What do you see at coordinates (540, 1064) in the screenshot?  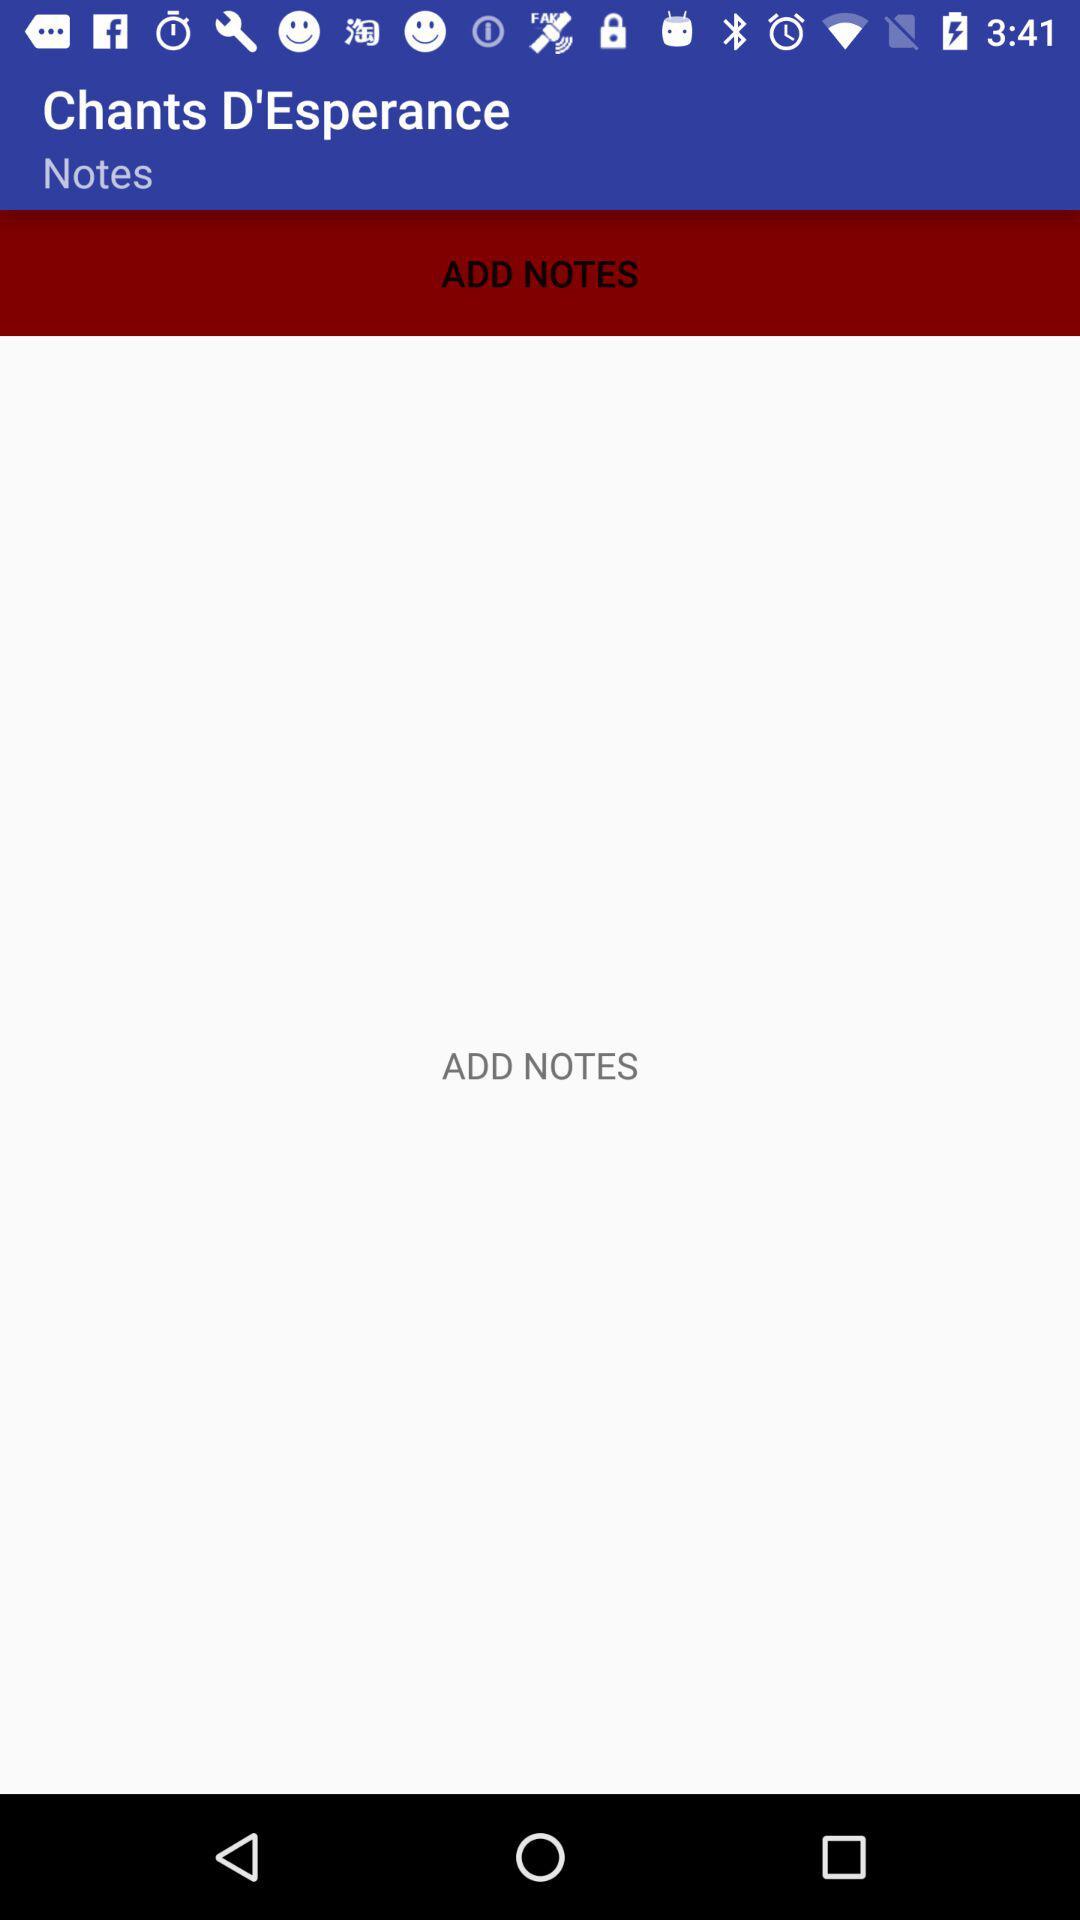 I see `notes here` at bounding box center [540, 1064].